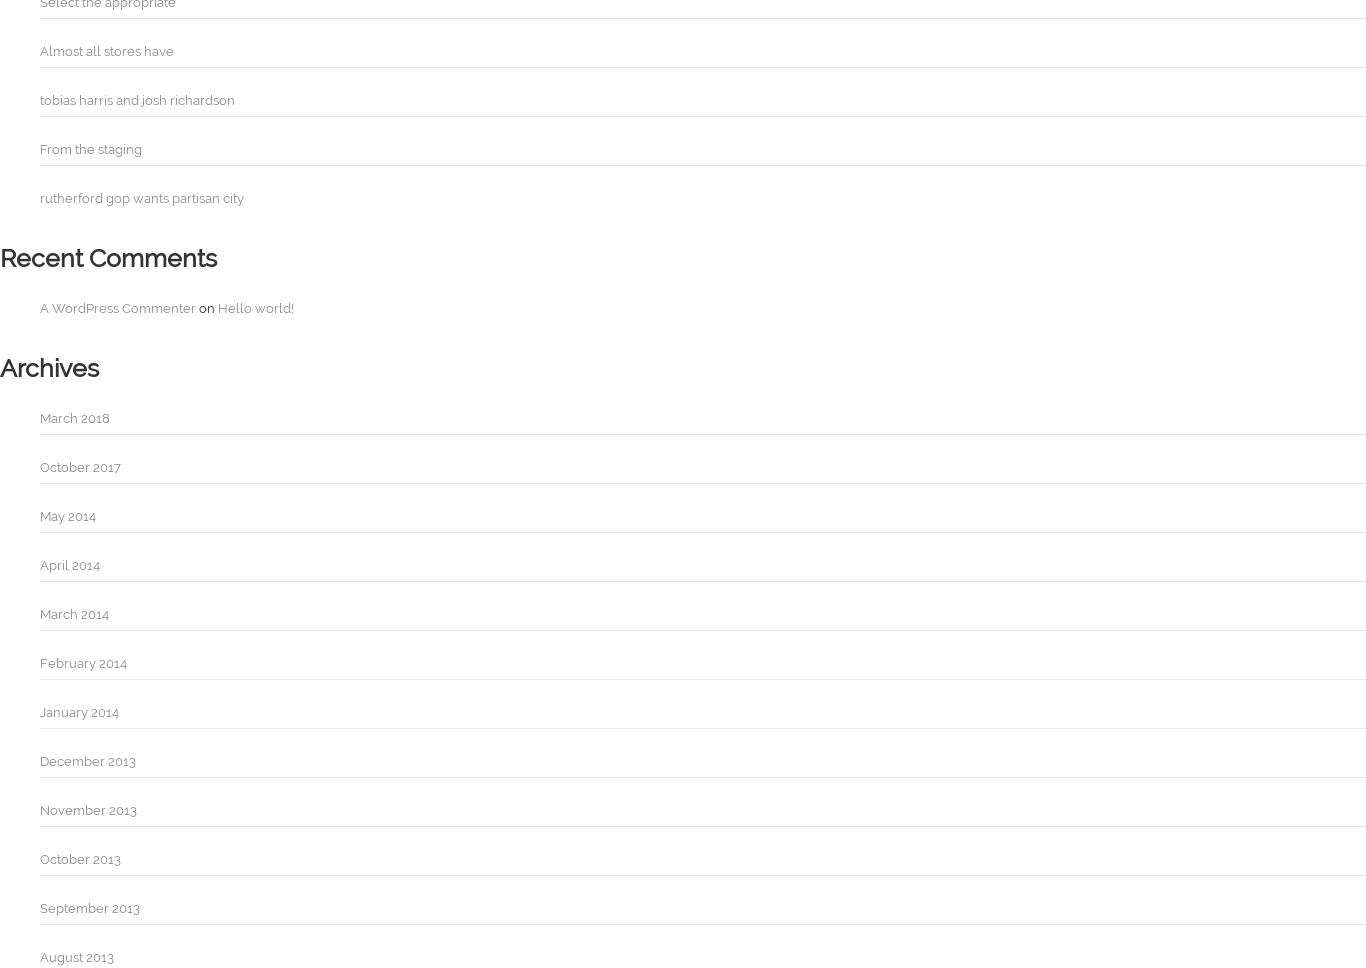 This screenshot has width=1366, height=968. I want to click on 'rutherford gop wants partisan city', so click(141, 198).